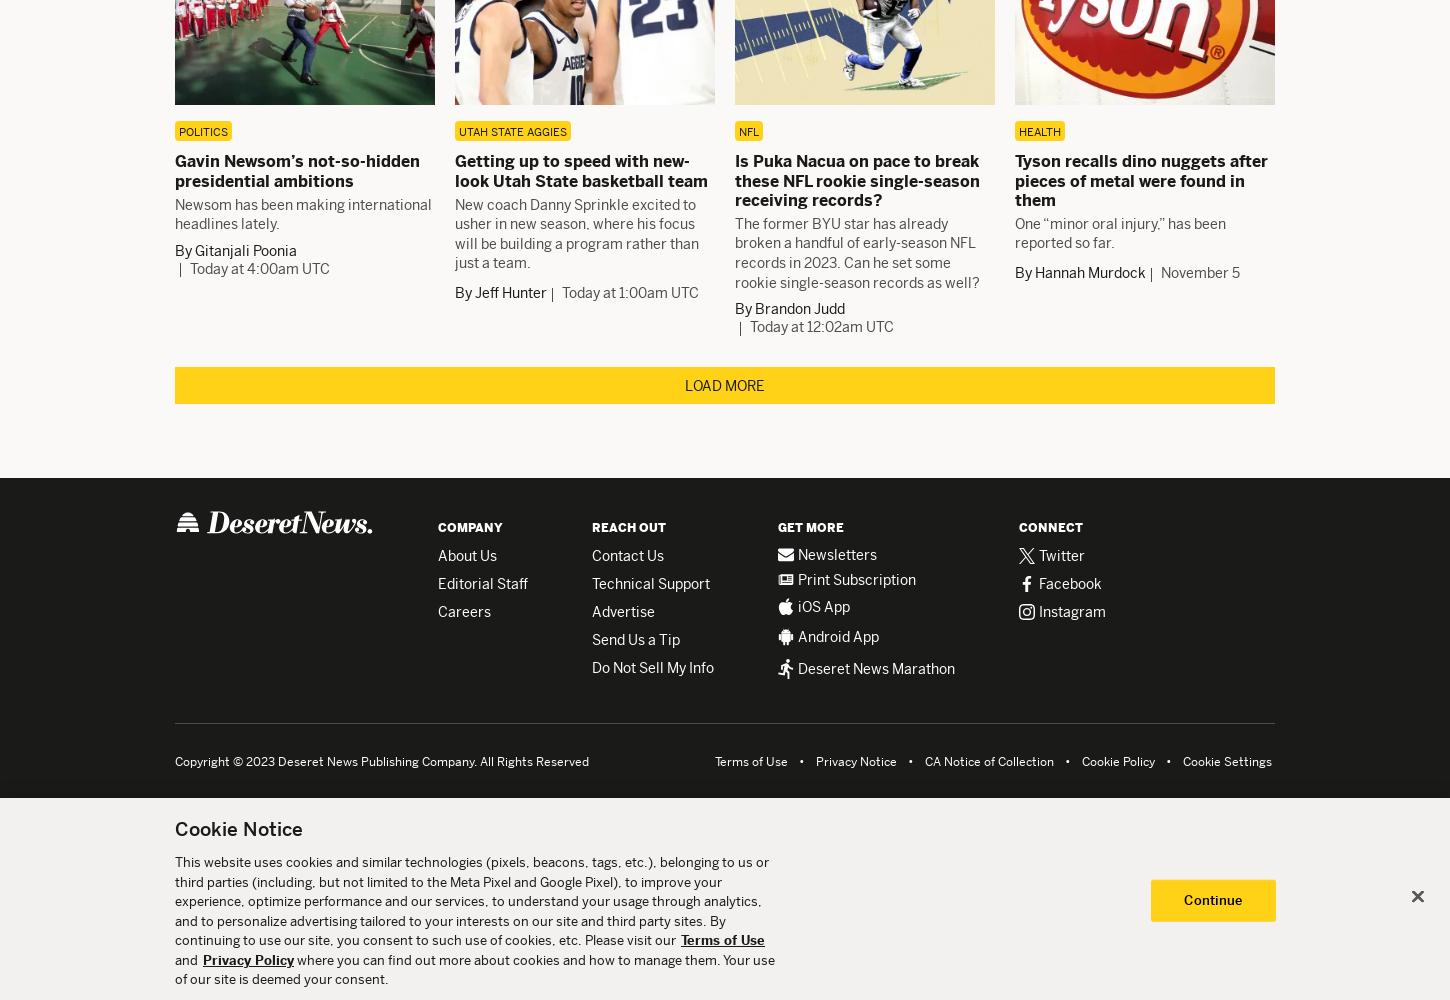  I want to click on 'Newsletters', so click(837, 554).